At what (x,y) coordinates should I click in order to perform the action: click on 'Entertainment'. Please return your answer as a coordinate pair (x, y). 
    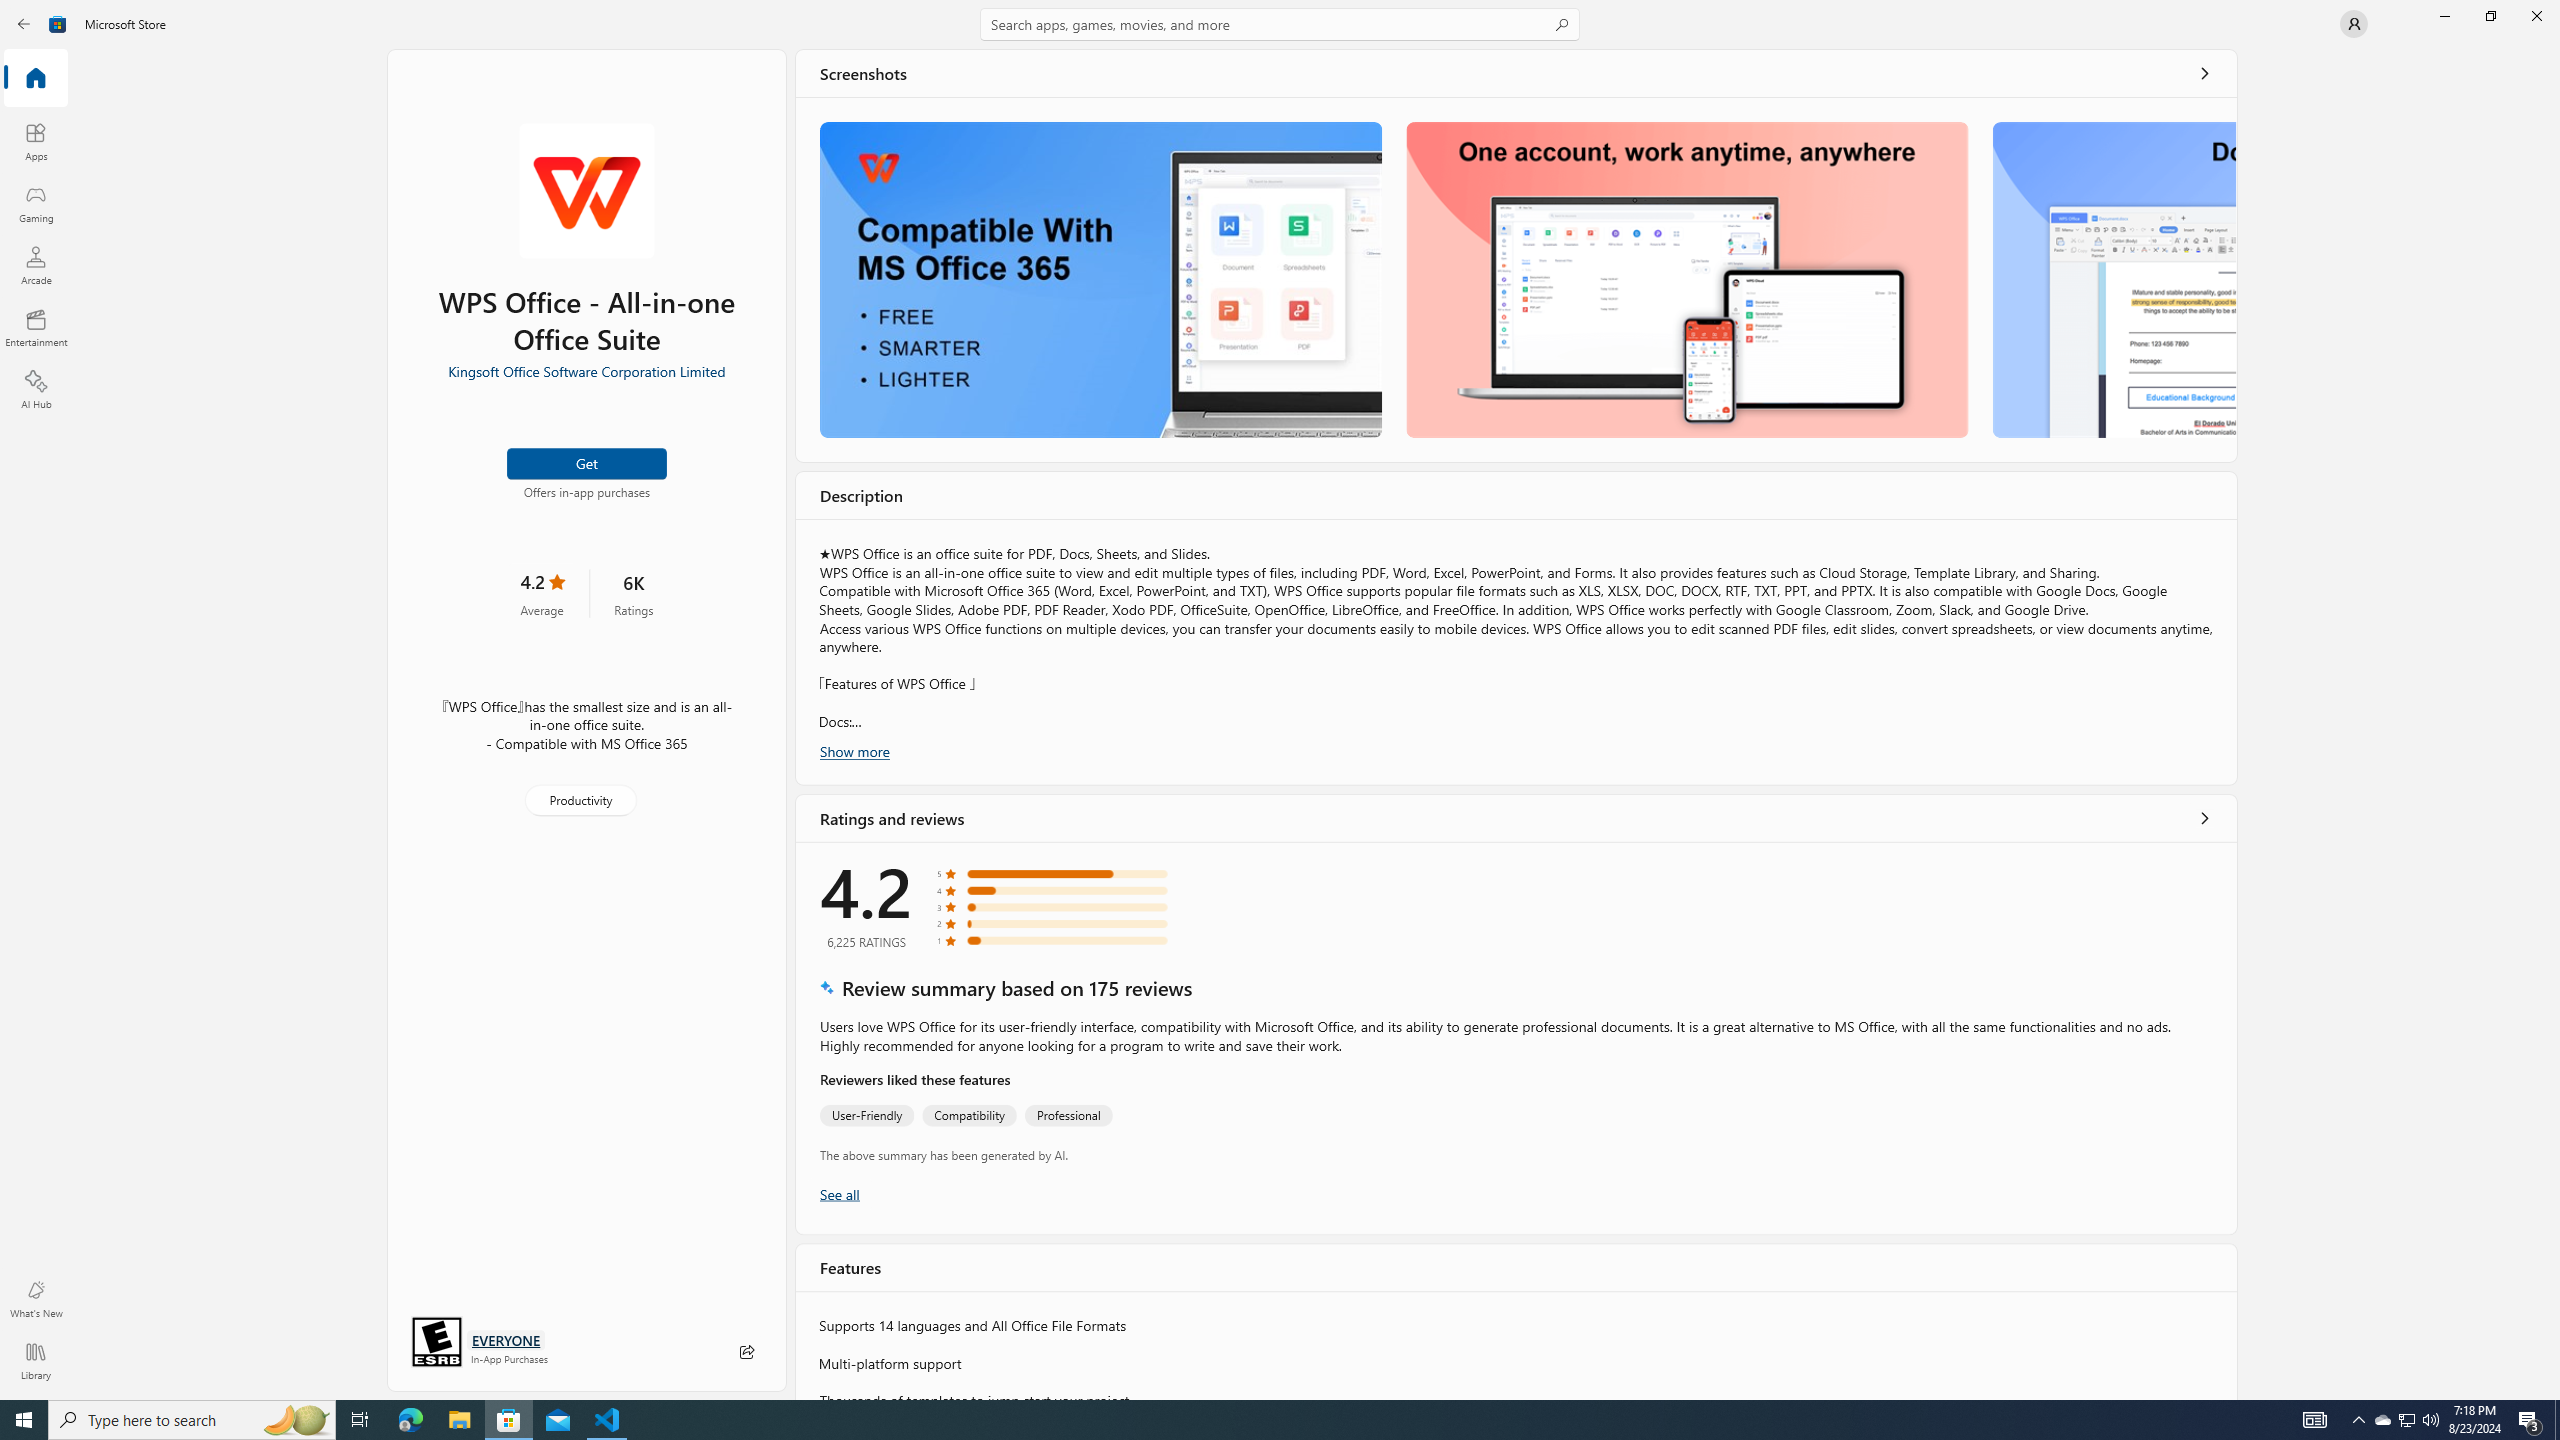
    Looking at the image, I should click on (34, 326).